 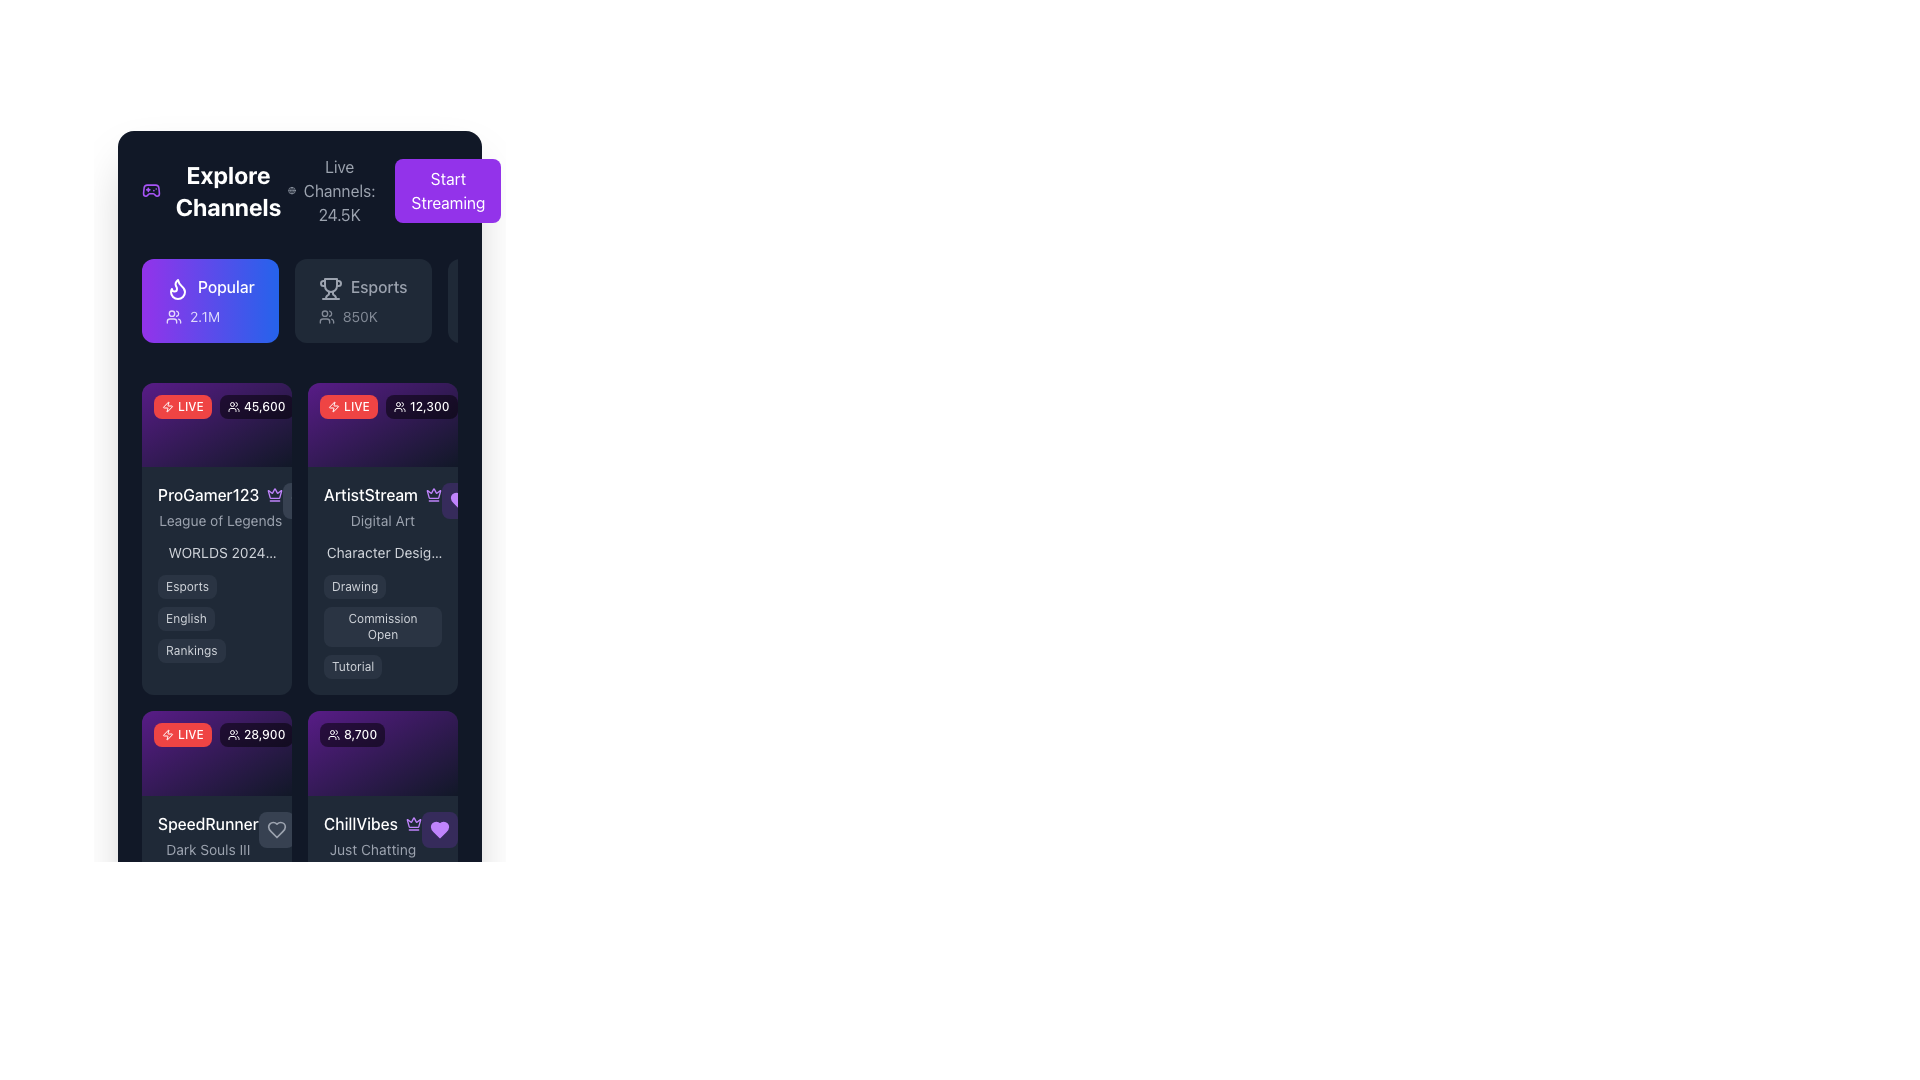 I want to click on the live streaming channel card that provides information about the channel title, content description, streaming category, live viewer counts, and associated tags, located in the second column from the left in the first row of the grid layout under the 'Explore Channels' section, so click(x=383, y=538).